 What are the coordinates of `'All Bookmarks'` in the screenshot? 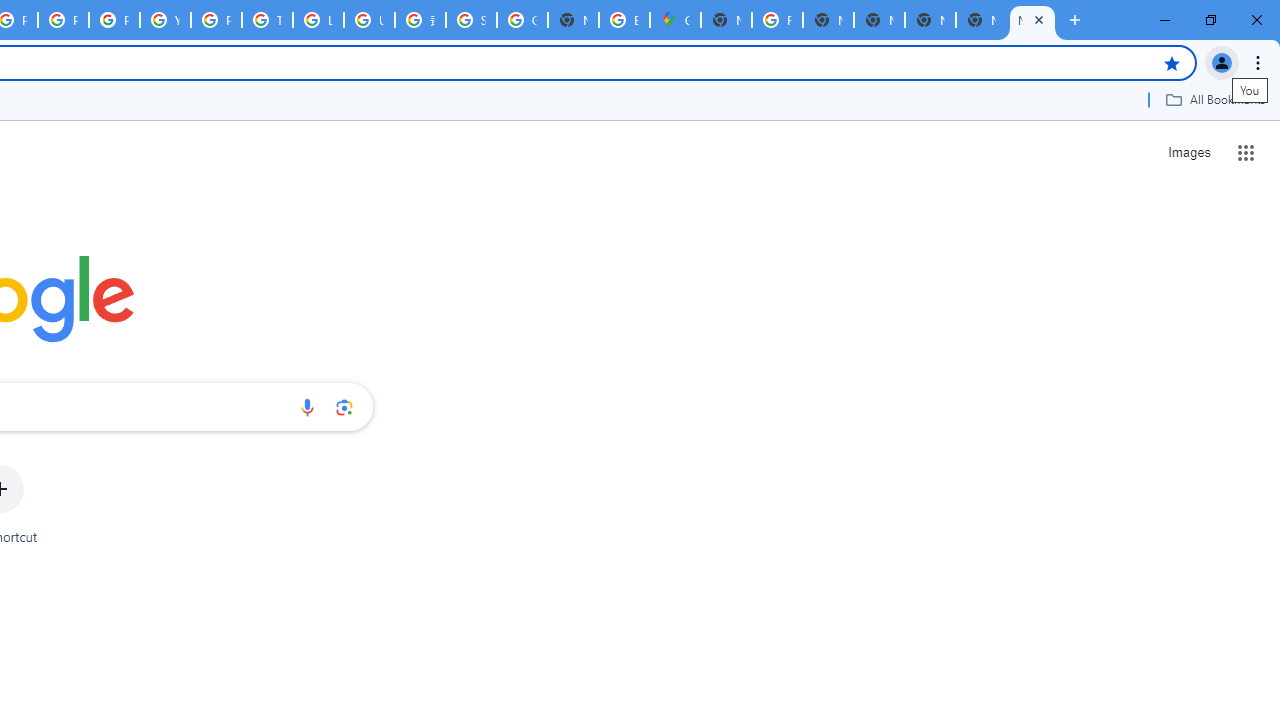 It's located at (1214, 99).